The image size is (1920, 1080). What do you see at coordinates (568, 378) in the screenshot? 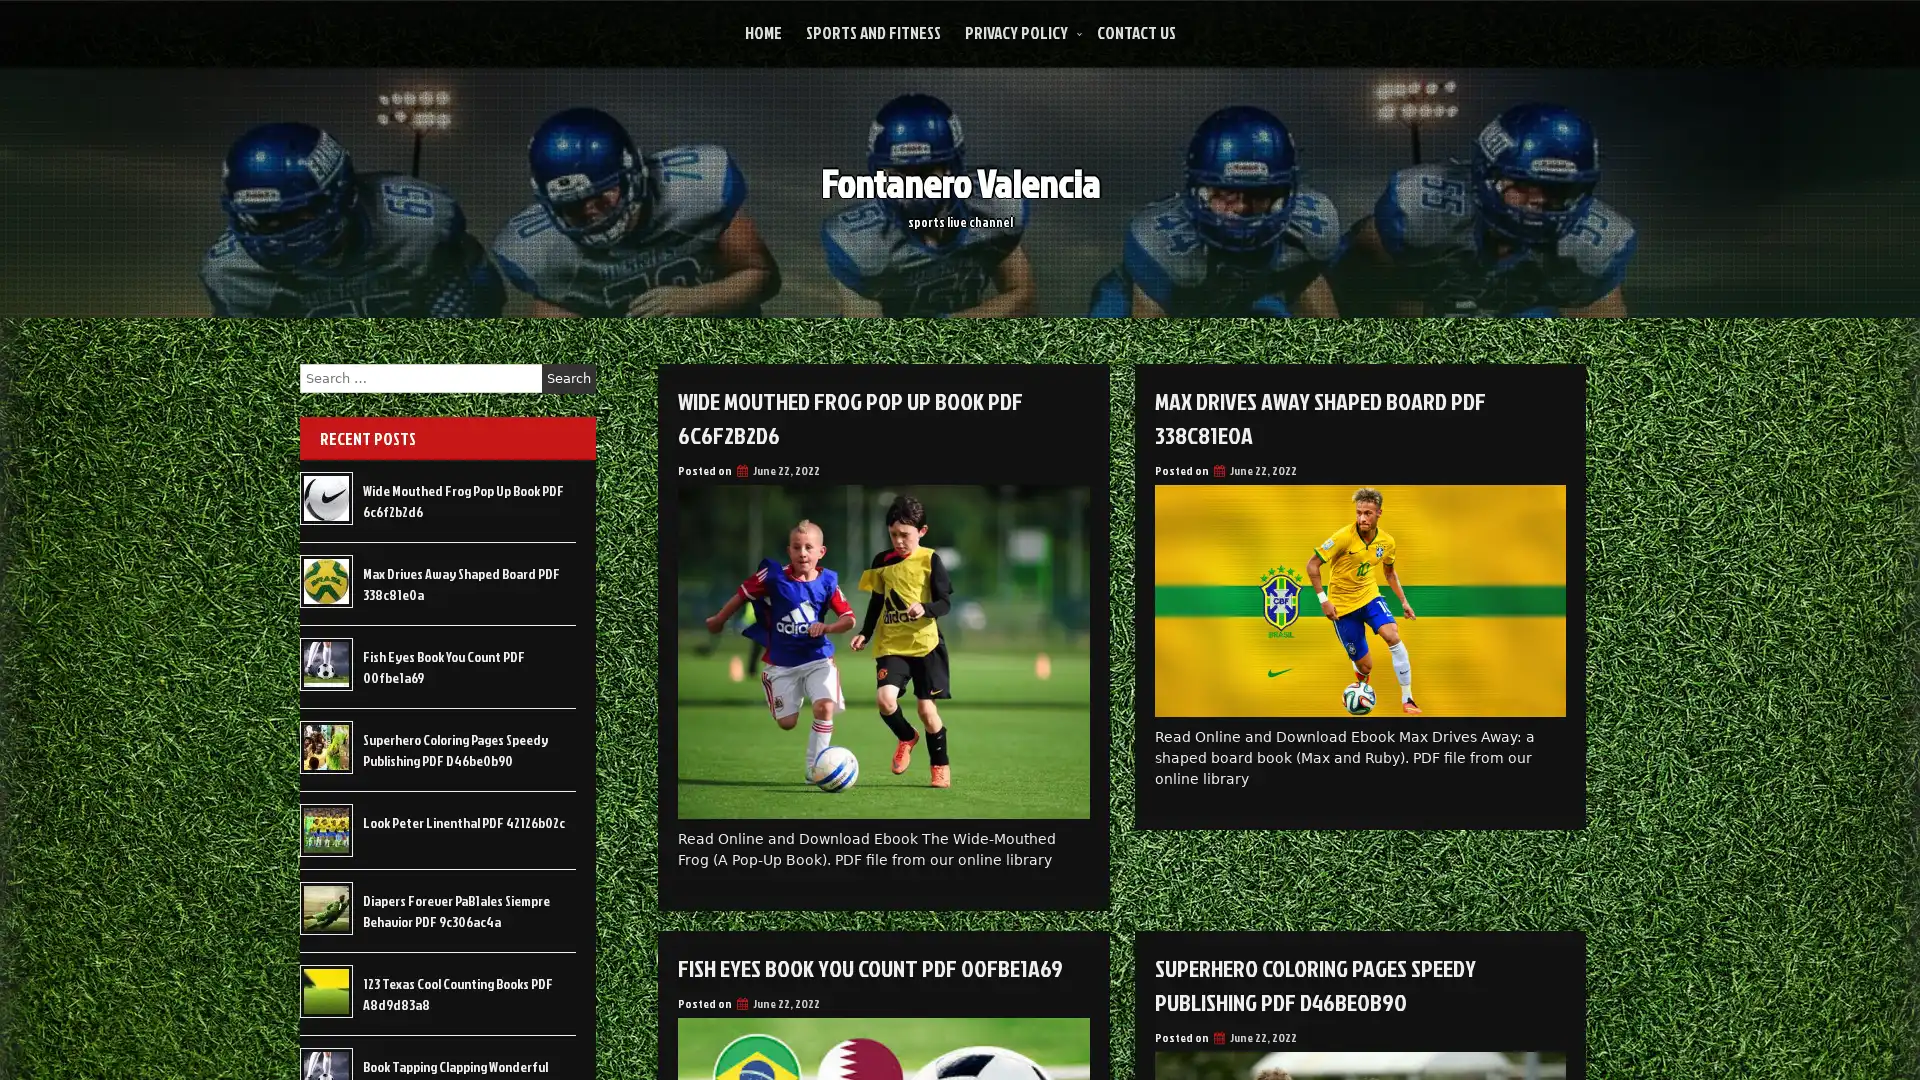
I see `Search` at bounding box center [568, 378].